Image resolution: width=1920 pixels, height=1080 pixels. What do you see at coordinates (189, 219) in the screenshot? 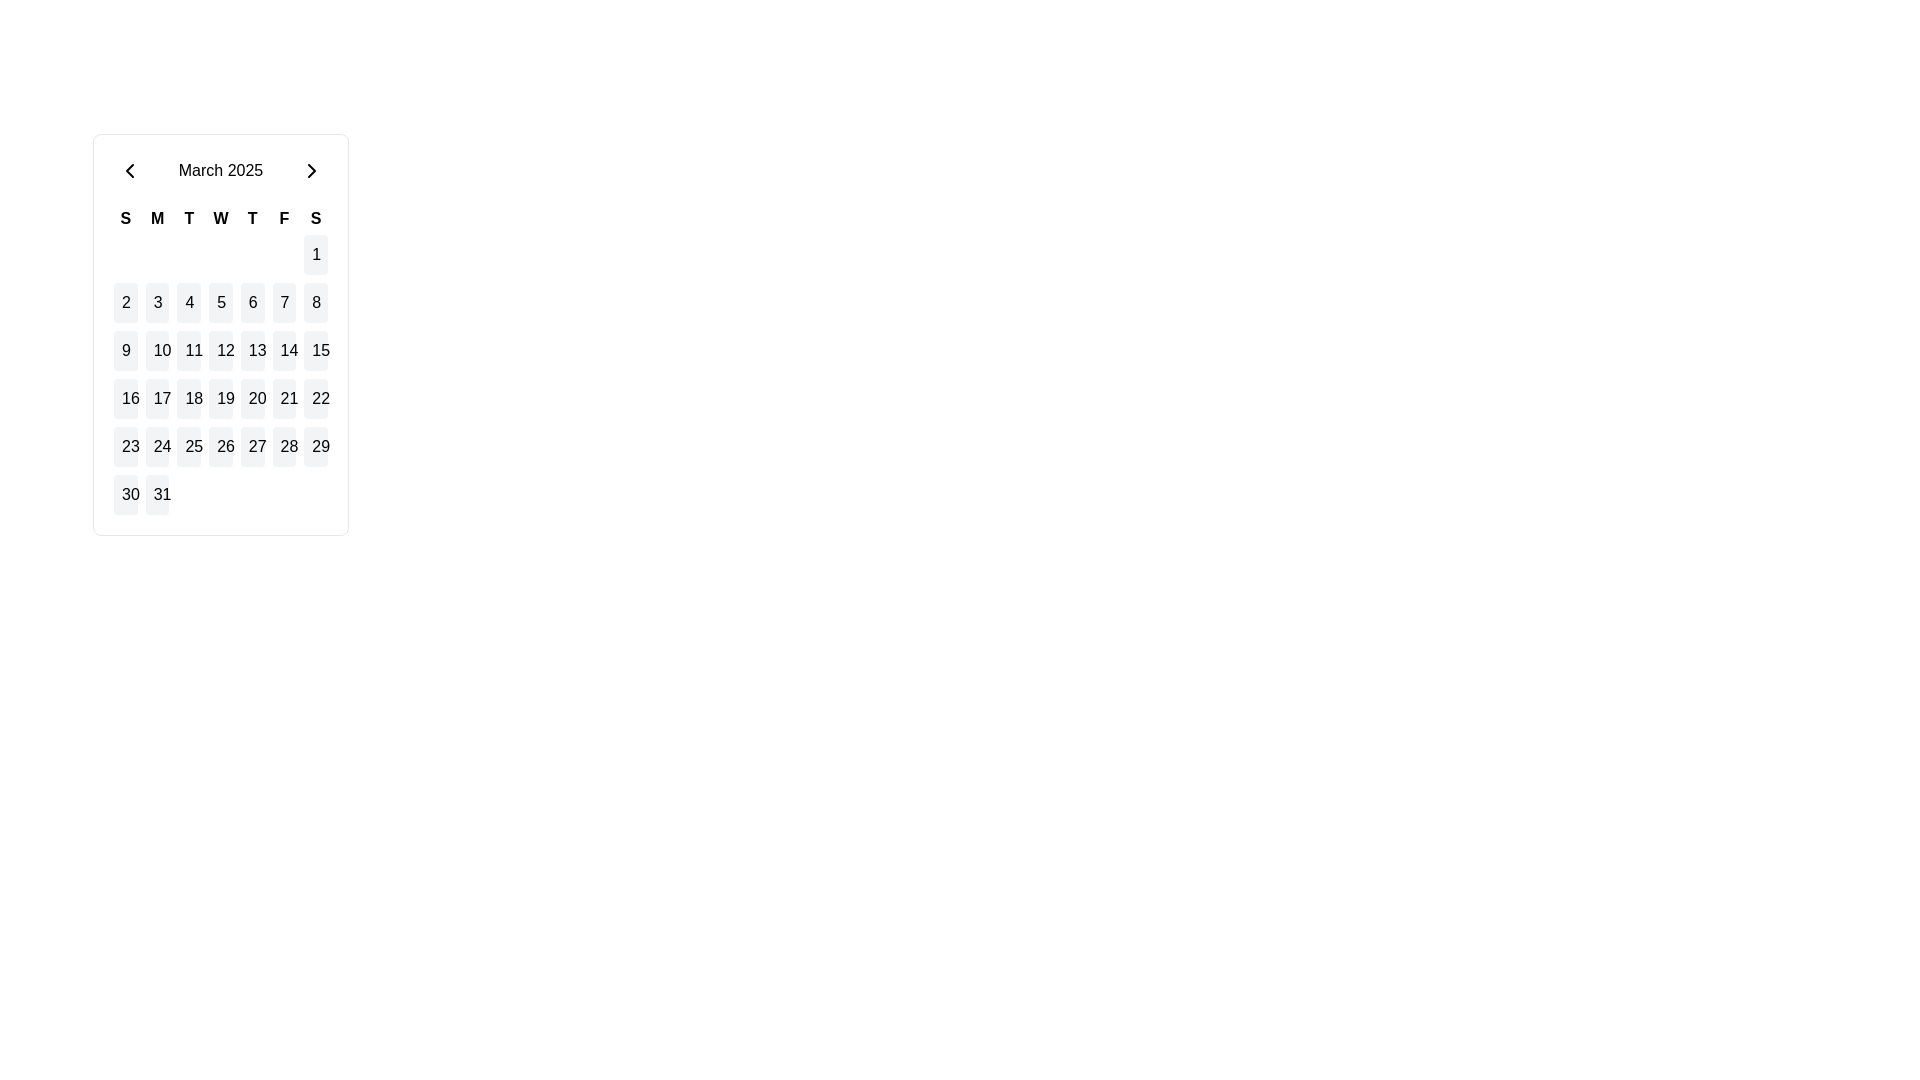
I see `the Text label representing Tuesday in the header of the calendar structure, which is the third letter in a seven-column grid of days of the week` at bounding box center [189, 219].